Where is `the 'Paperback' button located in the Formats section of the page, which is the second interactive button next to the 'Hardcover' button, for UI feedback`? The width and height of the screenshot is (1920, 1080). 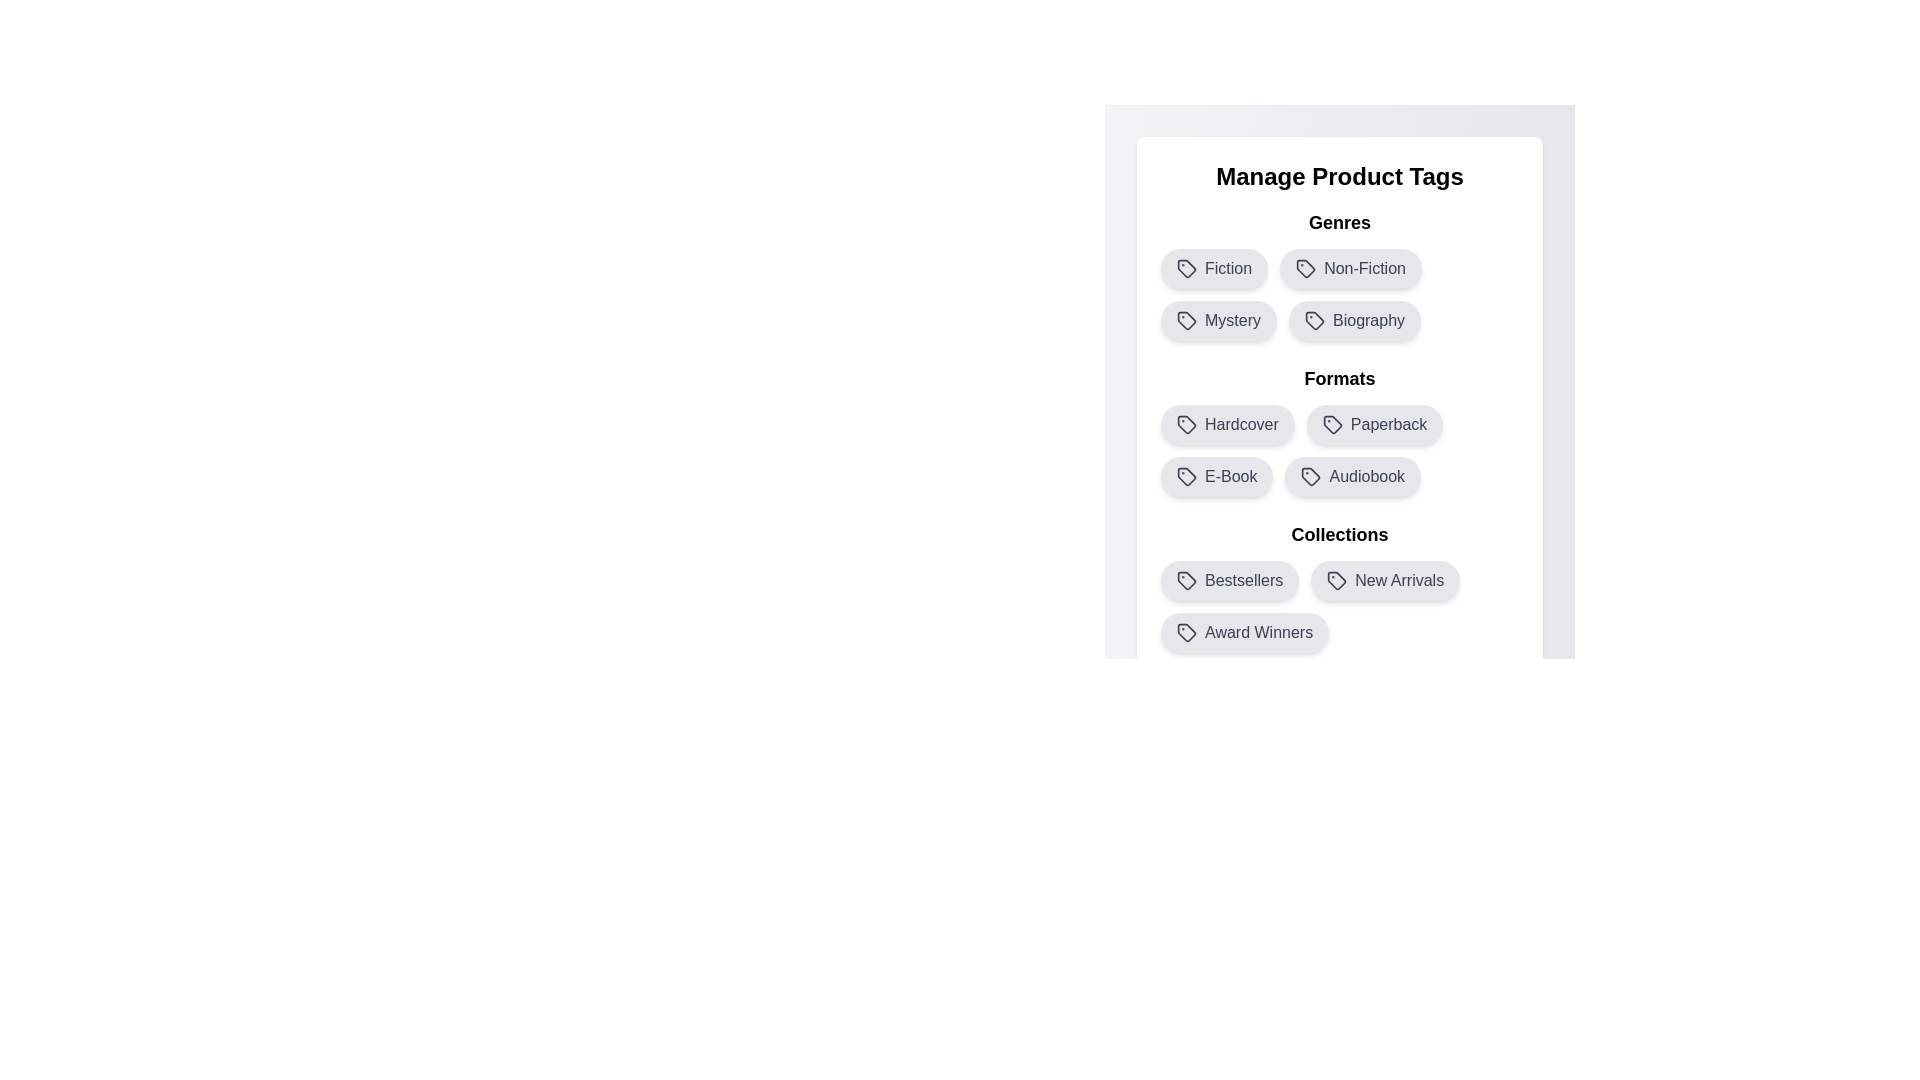 the 'Paperback' button located in the Formats section of the page, which is the second interactive button next to the 'Hardcover' button, for UI feedback is located at coordinates (1339, 430).